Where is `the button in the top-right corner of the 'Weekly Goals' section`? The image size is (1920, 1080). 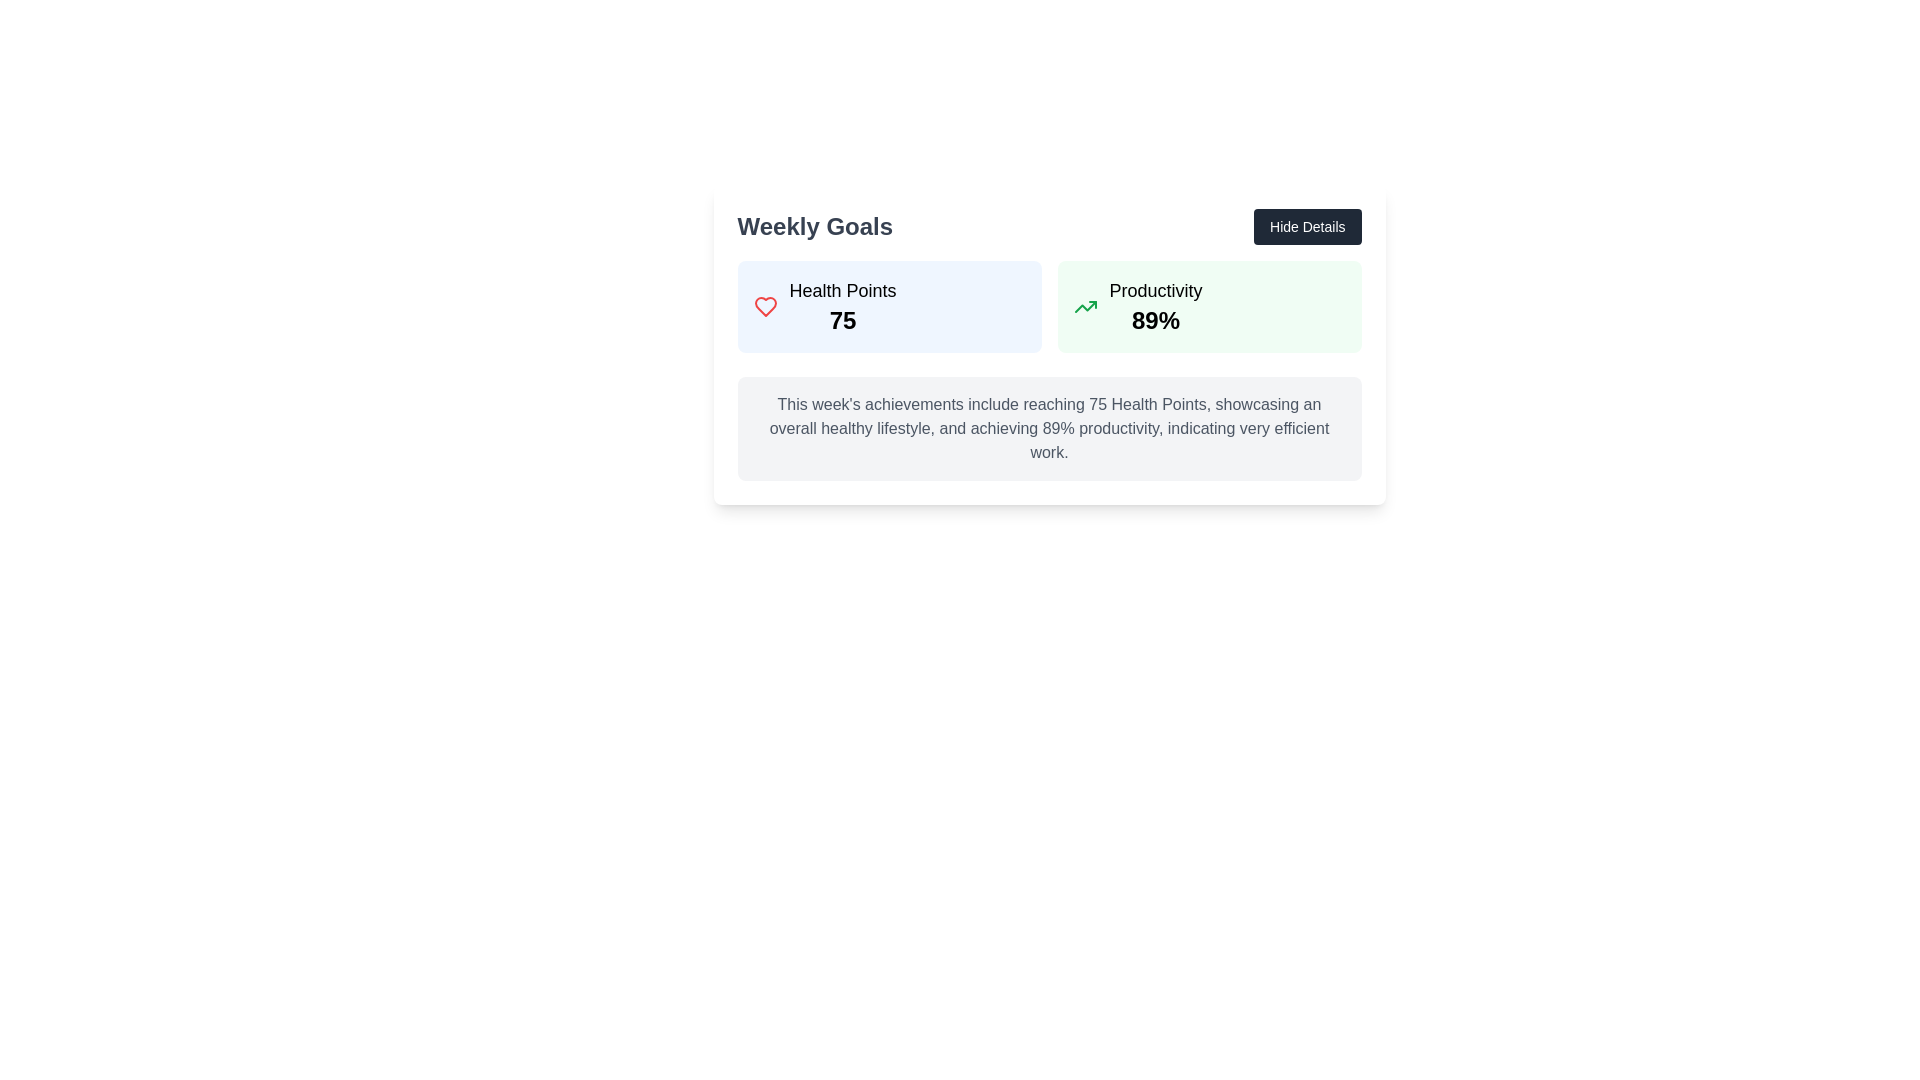
the button in the top-right corner of the 'Weekly Goals' section is located at coordinates (1307, 226).